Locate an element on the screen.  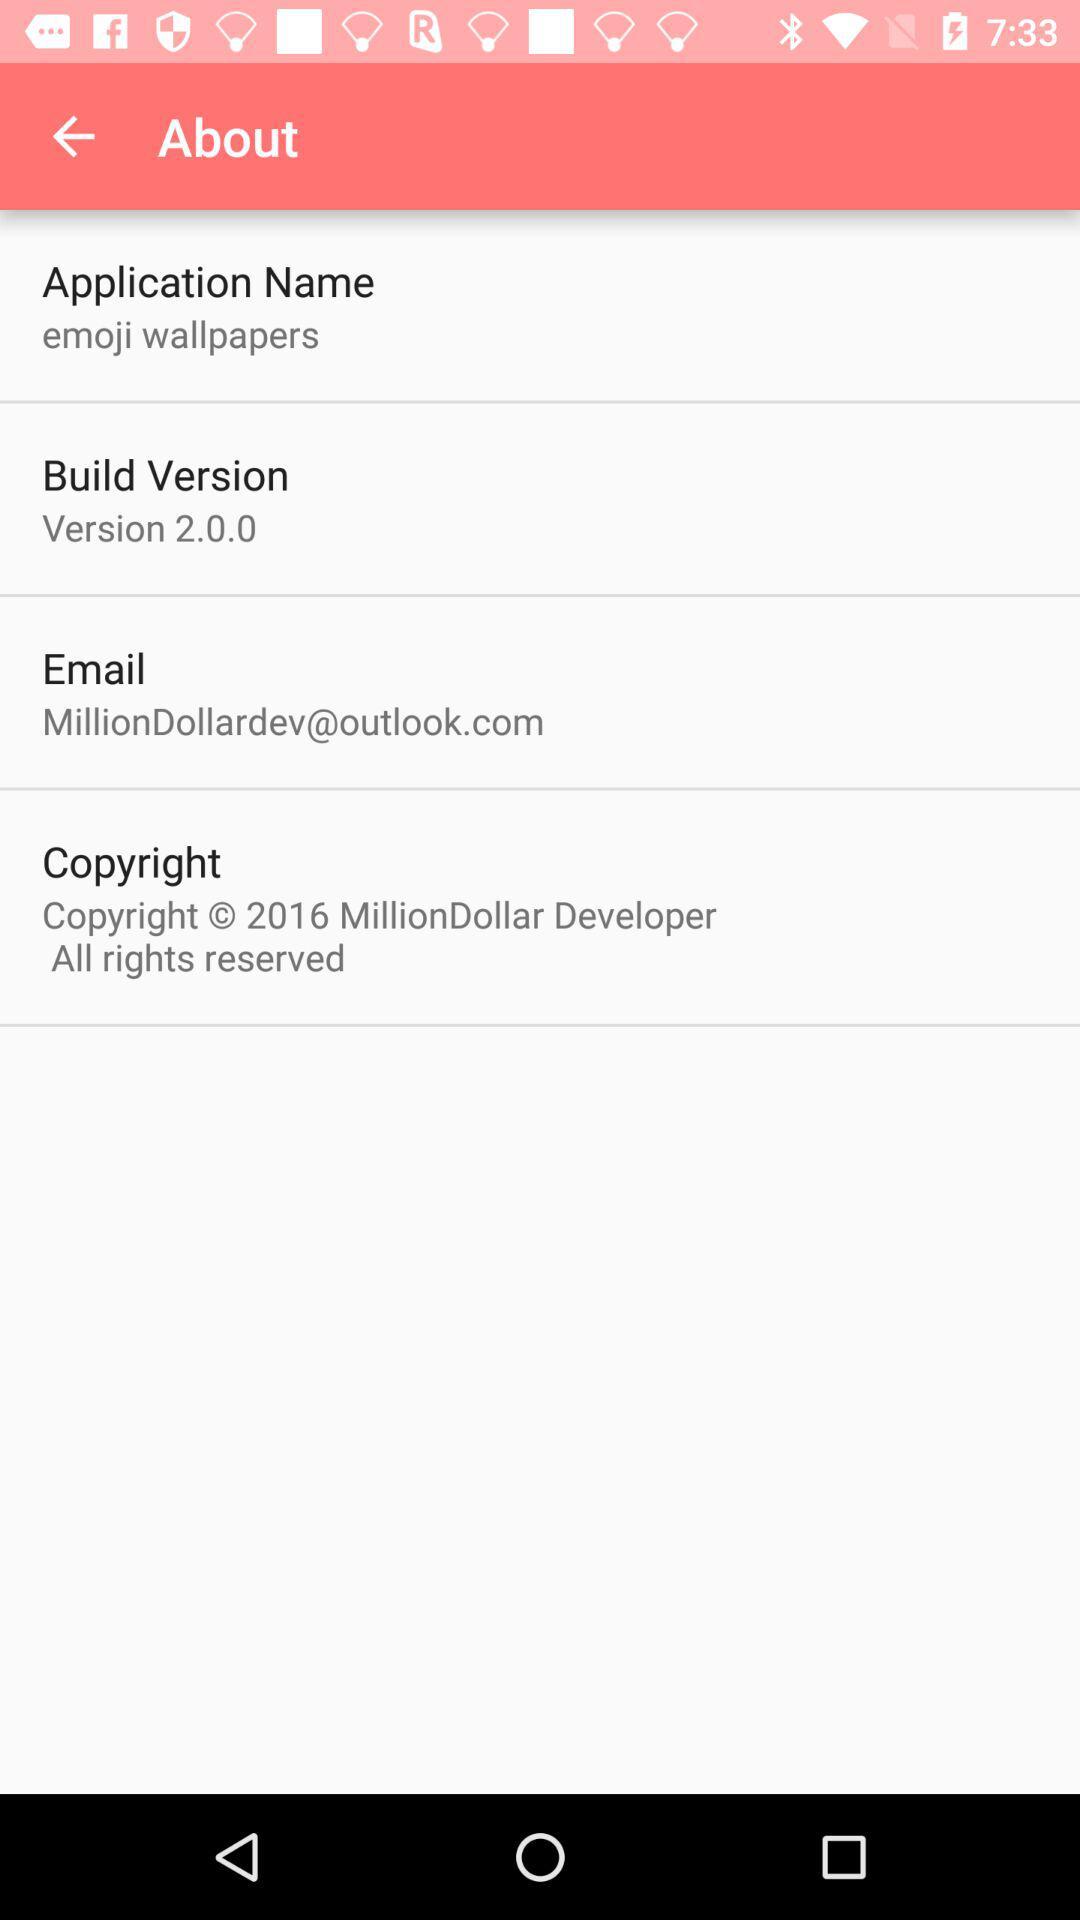
the emoji wallpapers is located at coordinates (180, 333).